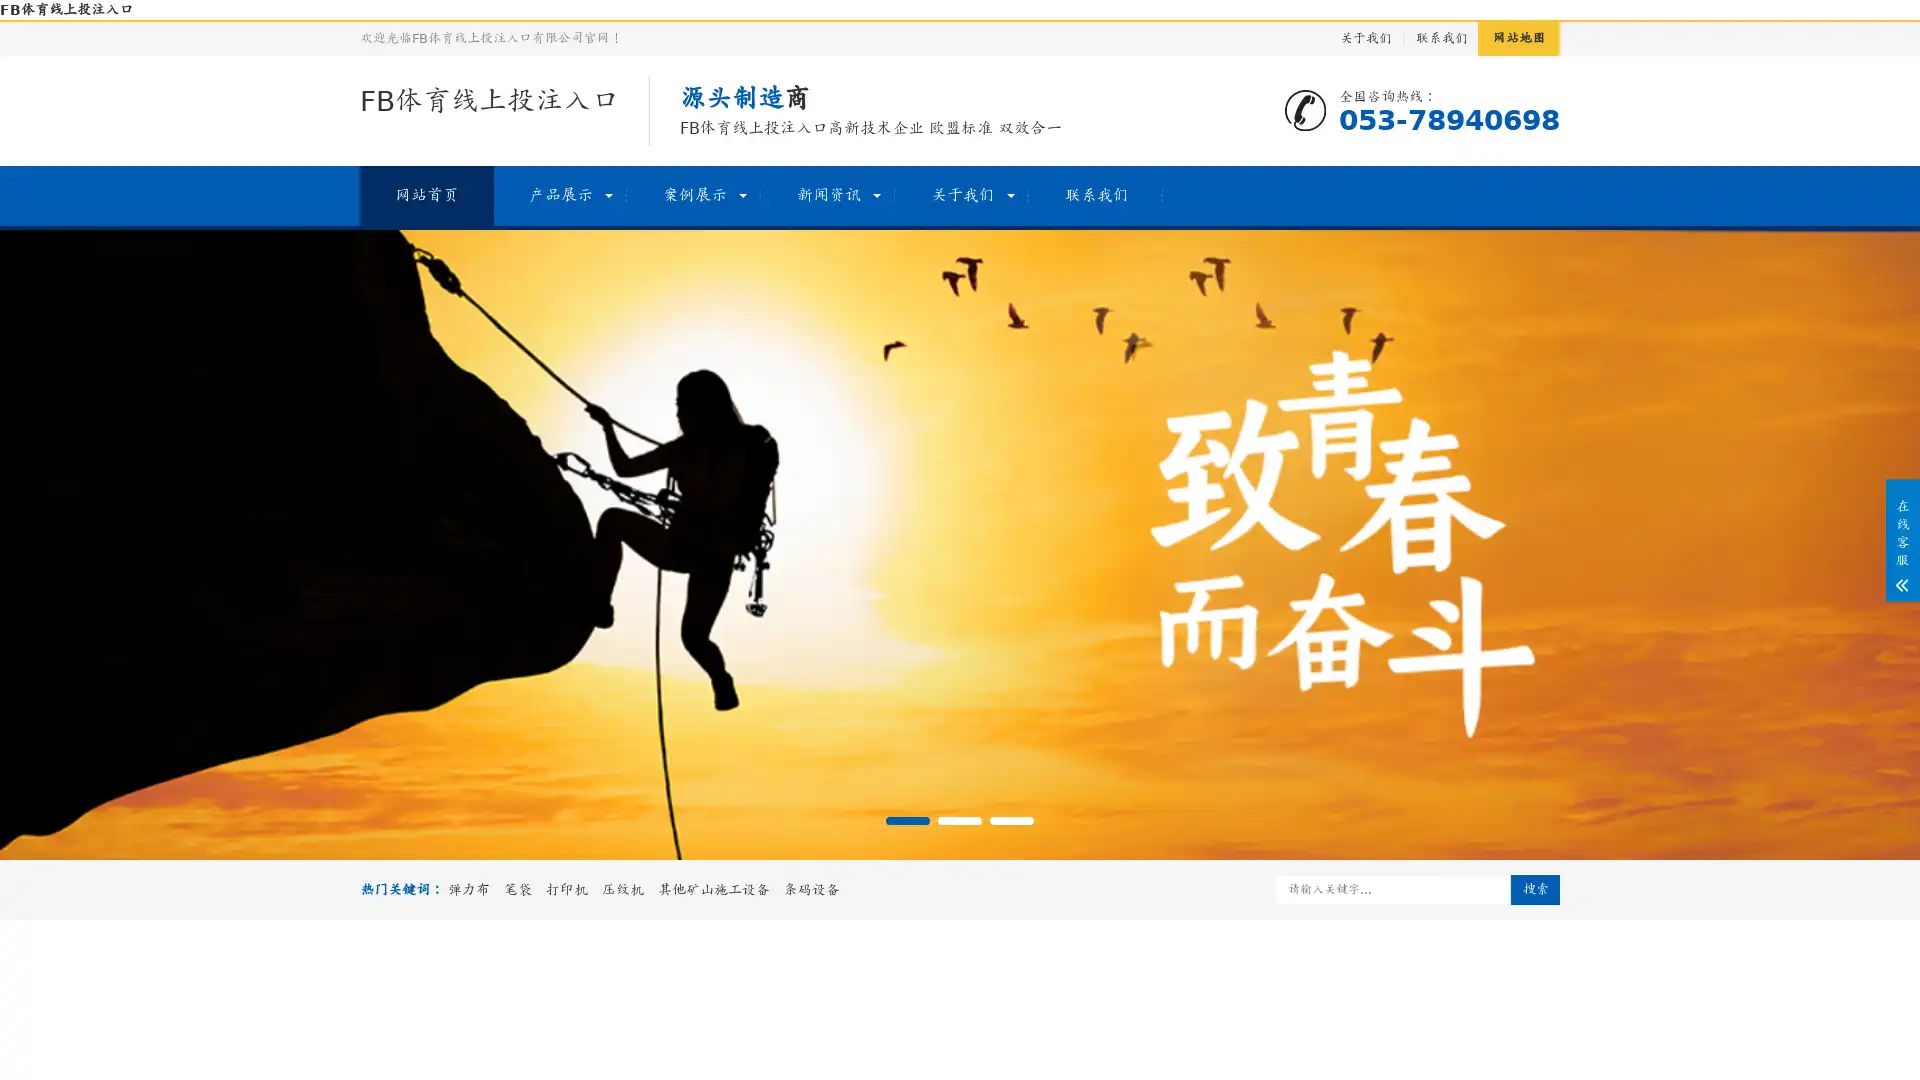  What do you see at coordinates (960, 821) in the screenshot?
I see `Go to slide 2` at bounding box center [960, 821].